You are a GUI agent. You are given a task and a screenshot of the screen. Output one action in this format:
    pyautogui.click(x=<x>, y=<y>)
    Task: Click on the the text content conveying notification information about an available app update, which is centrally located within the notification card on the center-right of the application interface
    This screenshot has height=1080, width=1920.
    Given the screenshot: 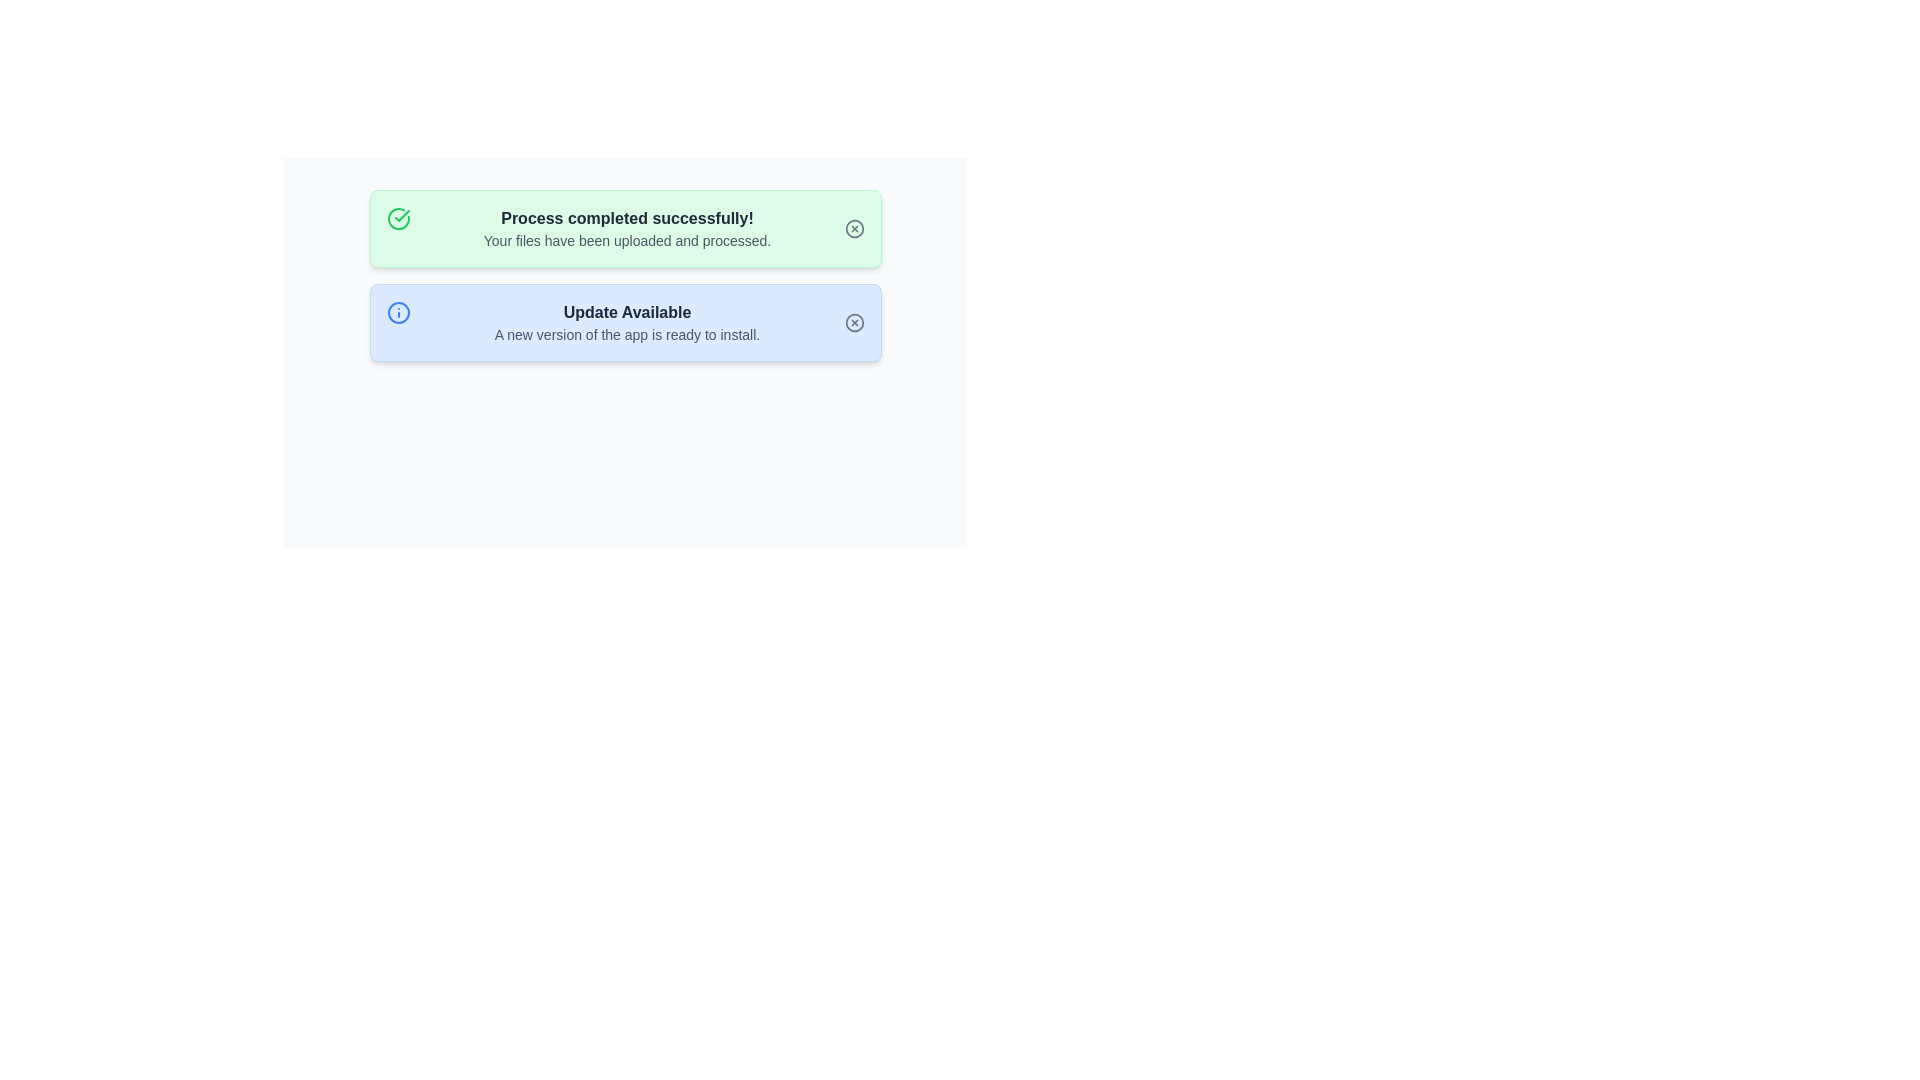 What is the action you would take?
    pyautogui.click(x=626, y=322)
    